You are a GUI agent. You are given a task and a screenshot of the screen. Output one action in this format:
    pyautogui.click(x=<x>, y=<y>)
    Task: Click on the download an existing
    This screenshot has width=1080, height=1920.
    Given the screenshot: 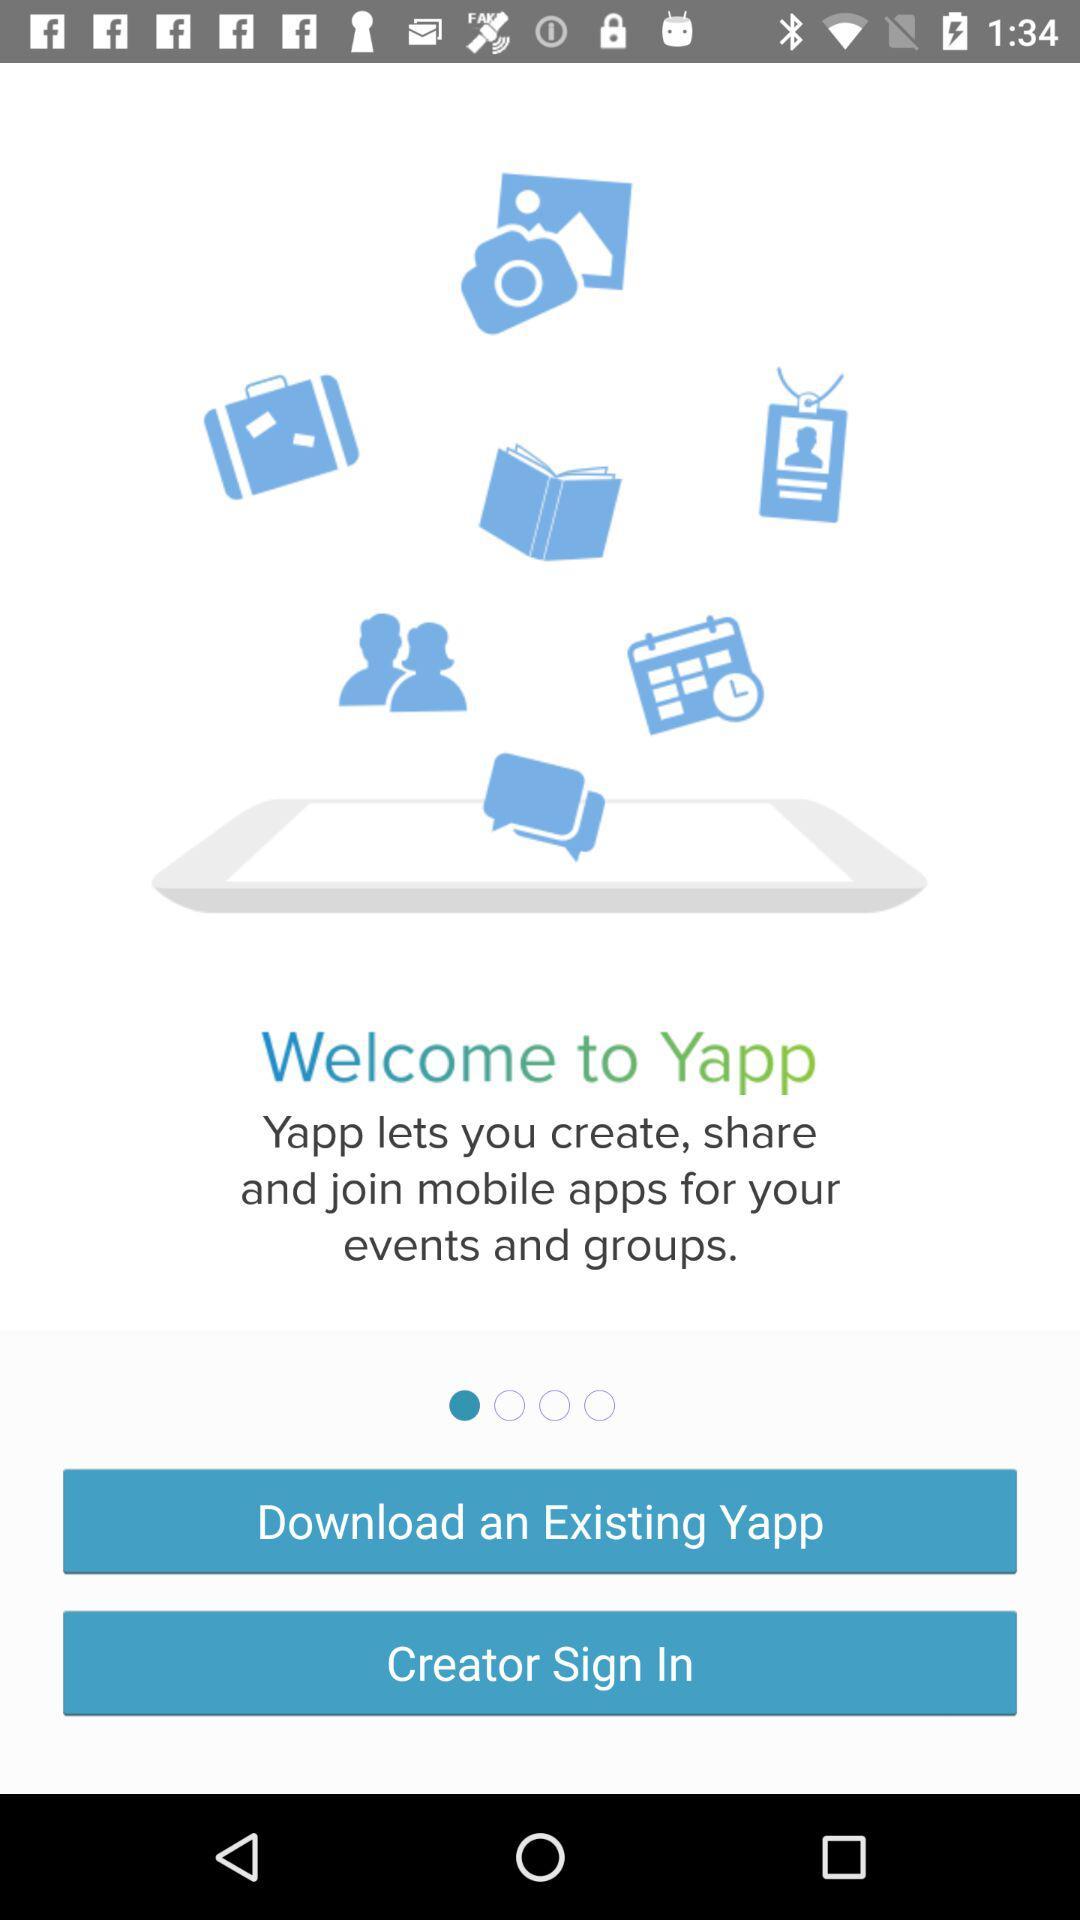 What is the action you would take?
    pyautogui.click(x=540, y=1520)
    